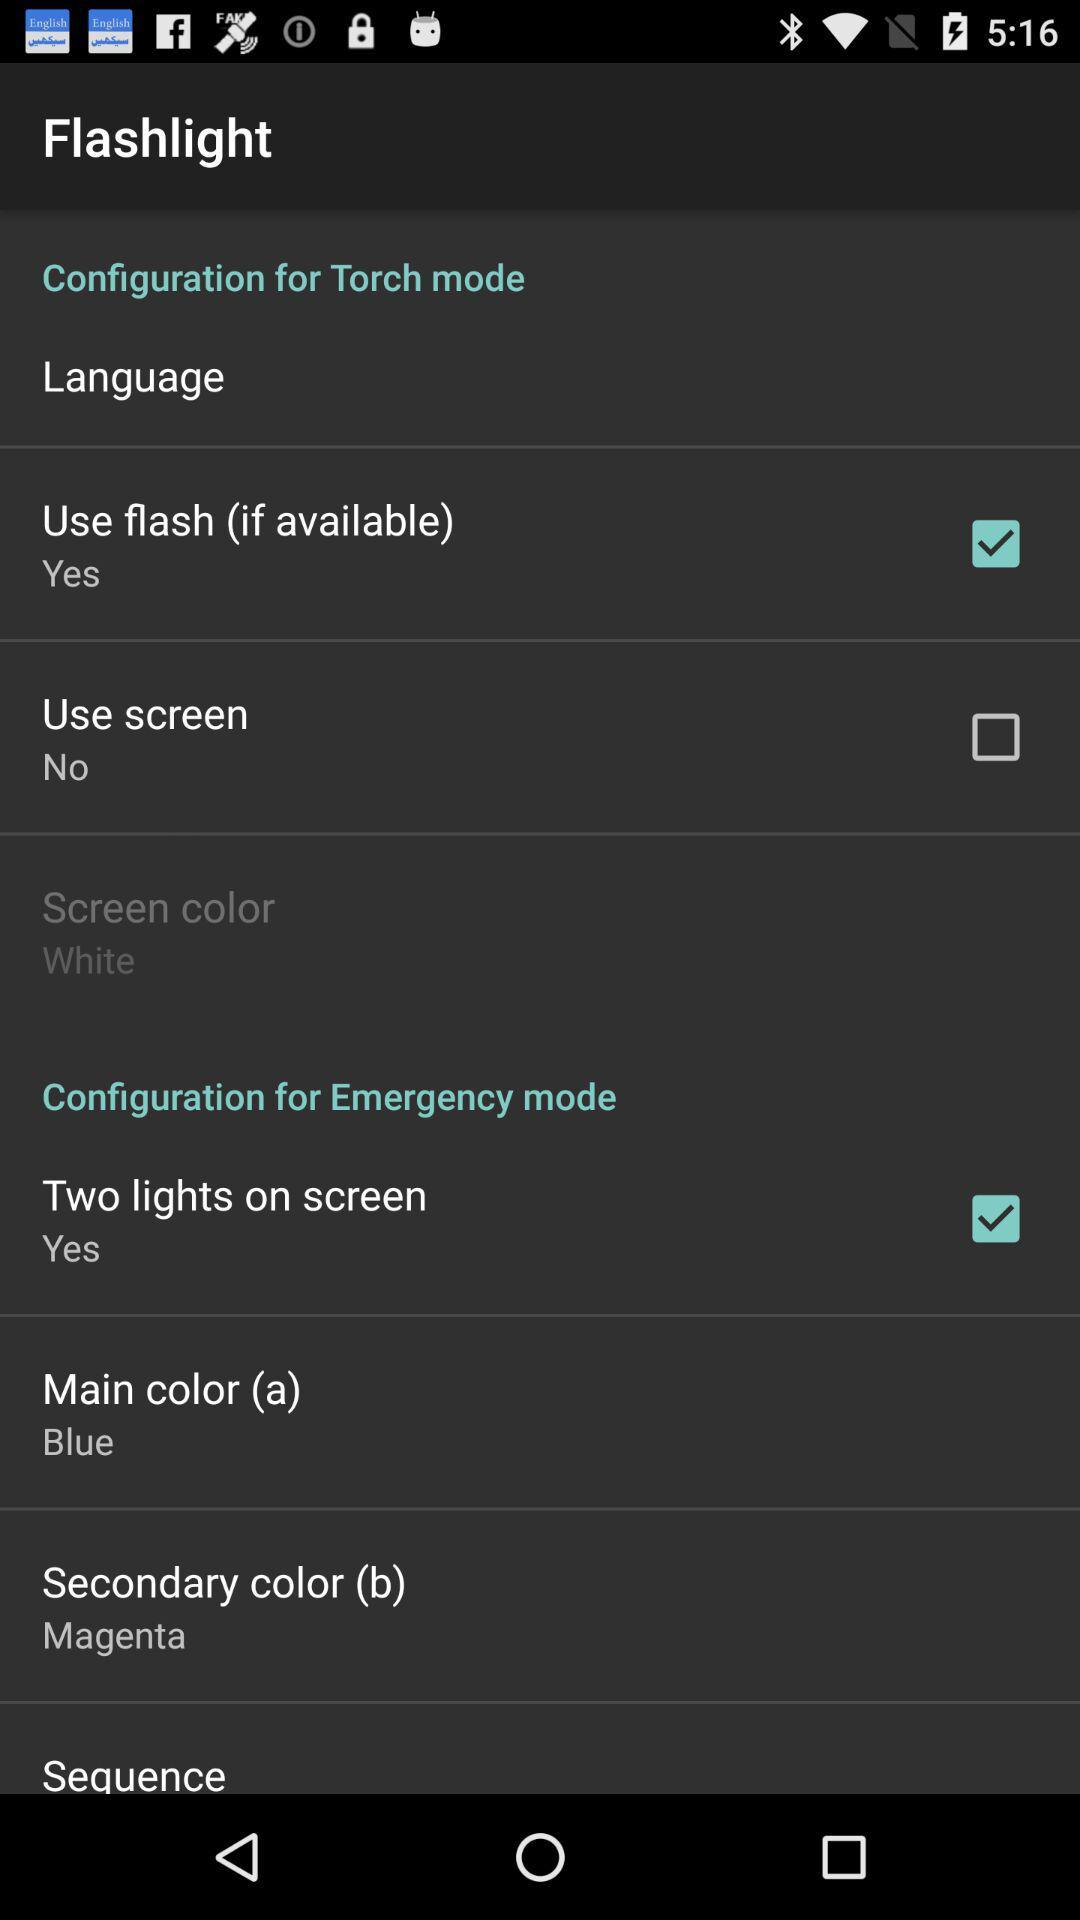 This screenshot has width=1080, height=1920. What do you see at coordinates (64, 764) in the screenshot?
I see `the no item` at bounding box center [64, 764].